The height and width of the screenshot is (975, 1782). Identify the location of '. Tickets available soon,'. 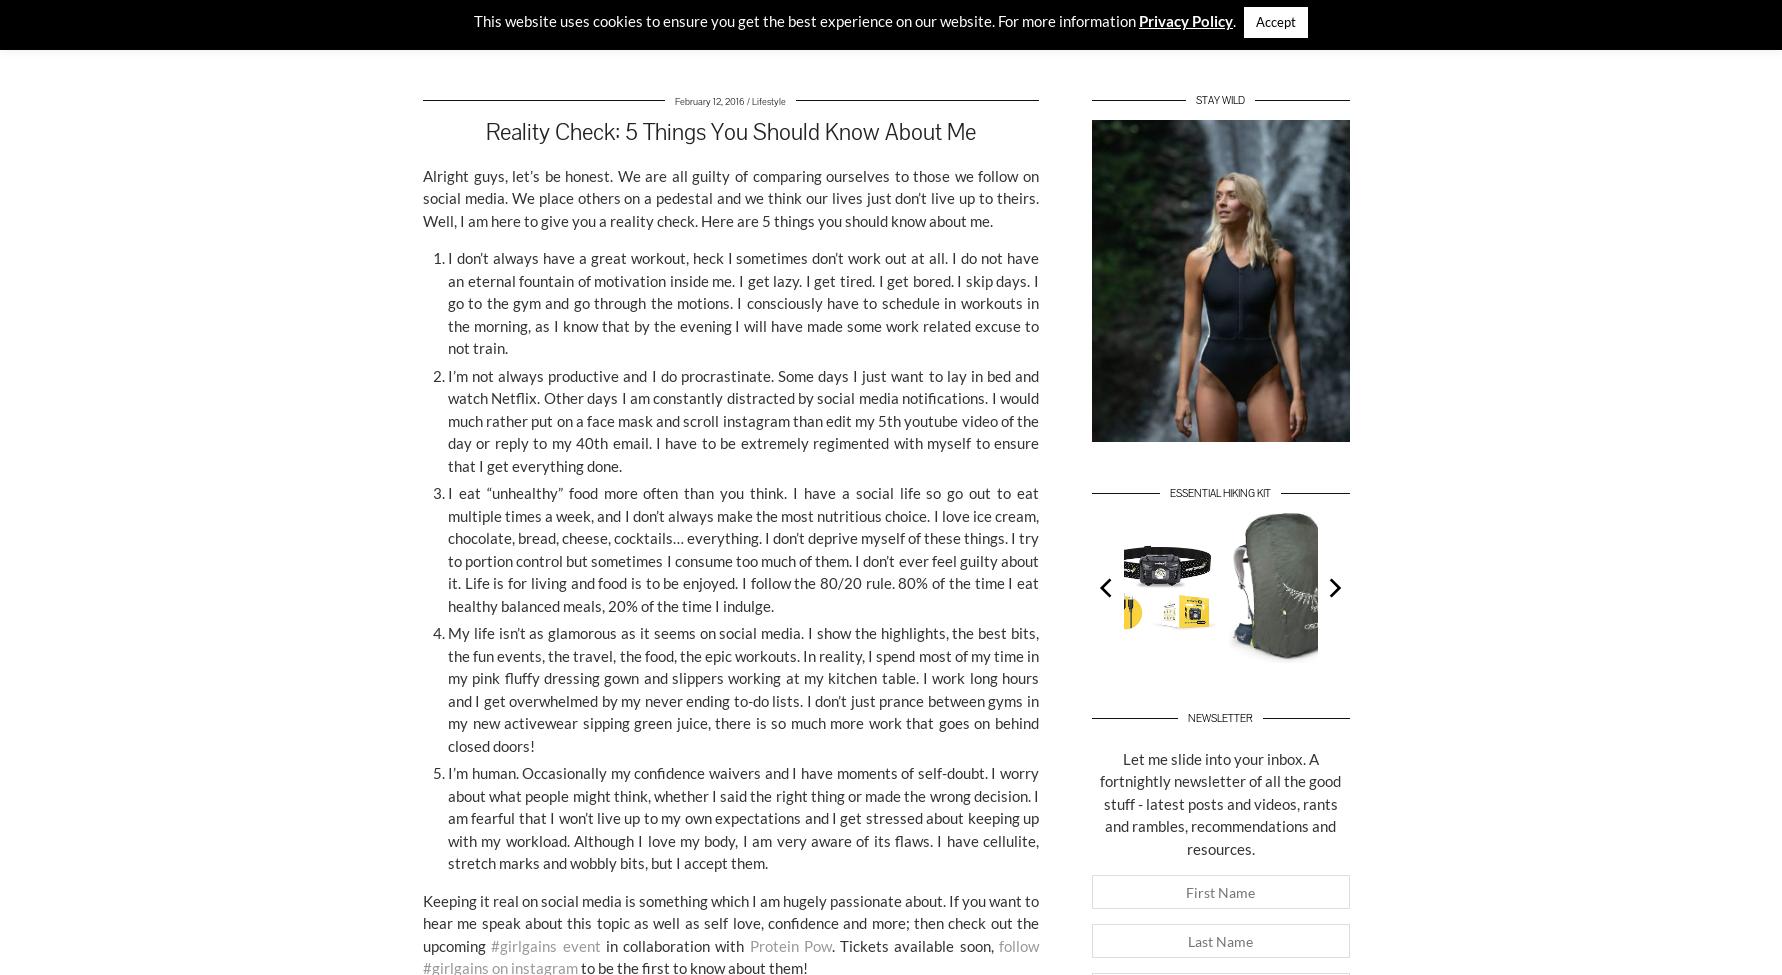
(829, 943).